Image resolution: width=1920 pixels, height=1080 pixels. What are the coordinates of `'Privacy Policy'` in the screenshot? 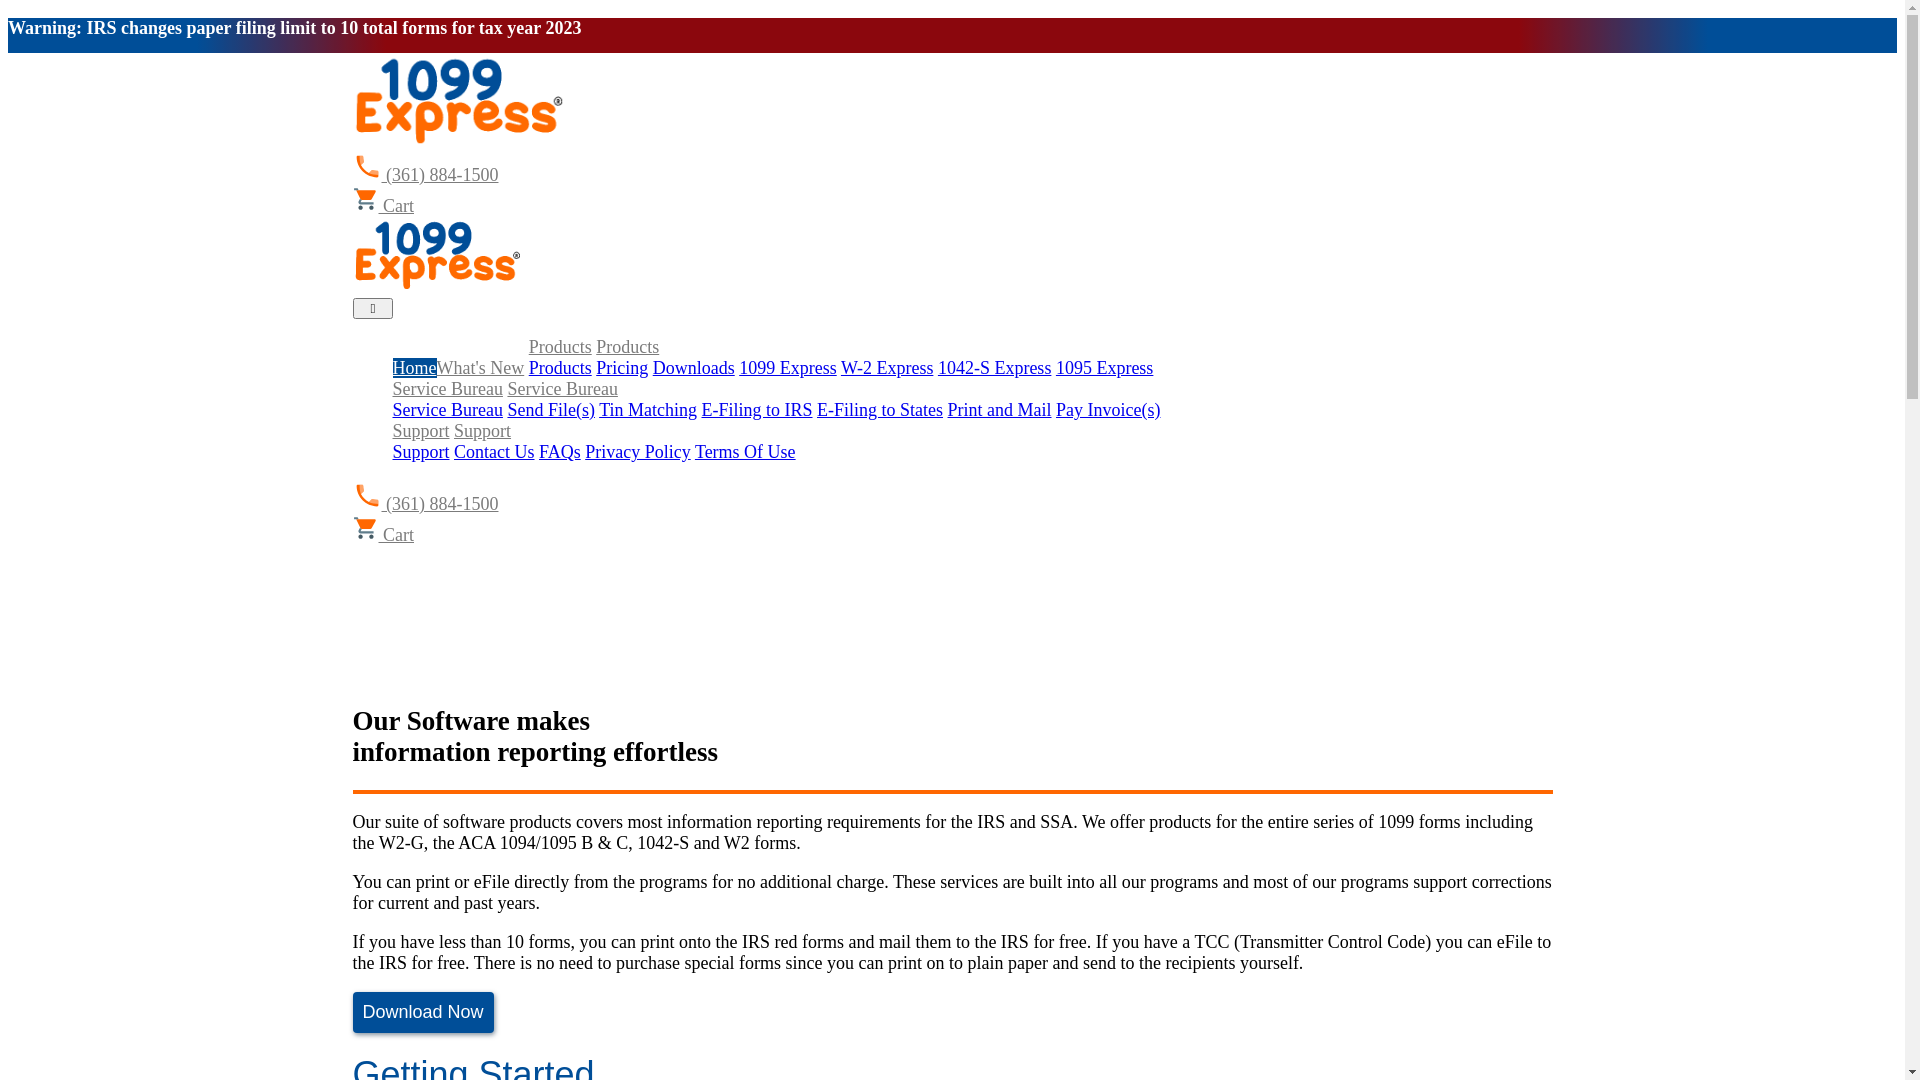 It's located at (637, 451).